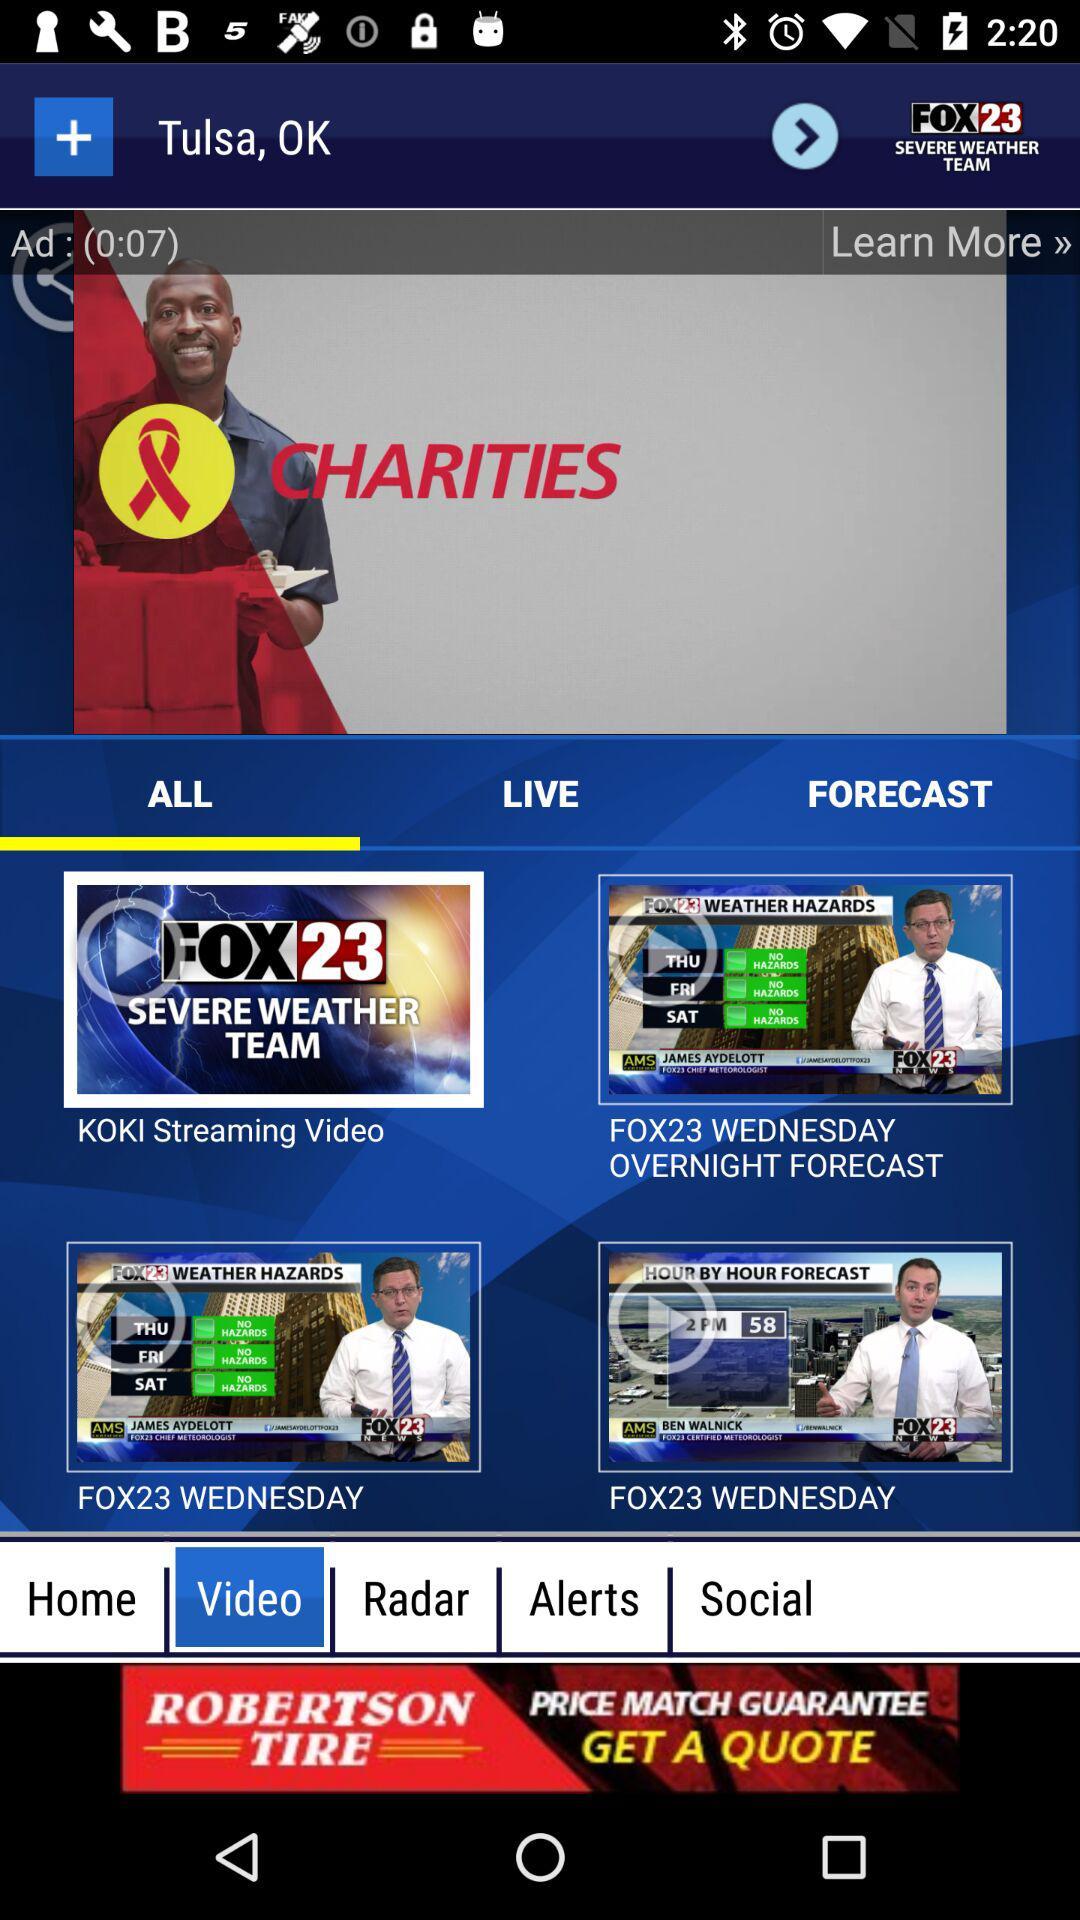 The width and height of the screenshot is (1080, 1920). Describe the element at coordinates (967, 135) in the screenshot. I see `fox weather news` at that location.